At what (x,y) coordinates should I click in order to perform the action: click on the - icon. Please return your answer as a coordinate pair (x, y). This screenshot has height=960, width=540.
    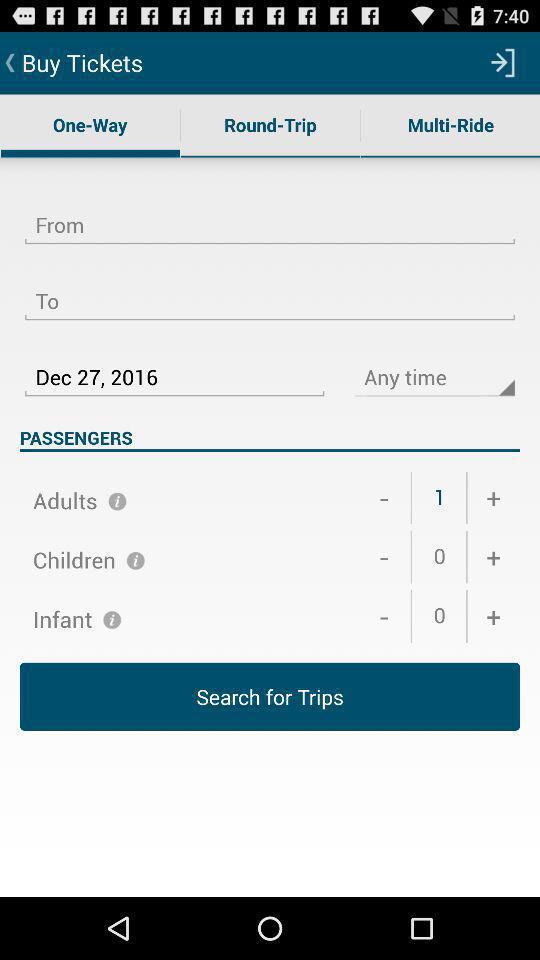
    Looking at the image, I should click on (384, 615).